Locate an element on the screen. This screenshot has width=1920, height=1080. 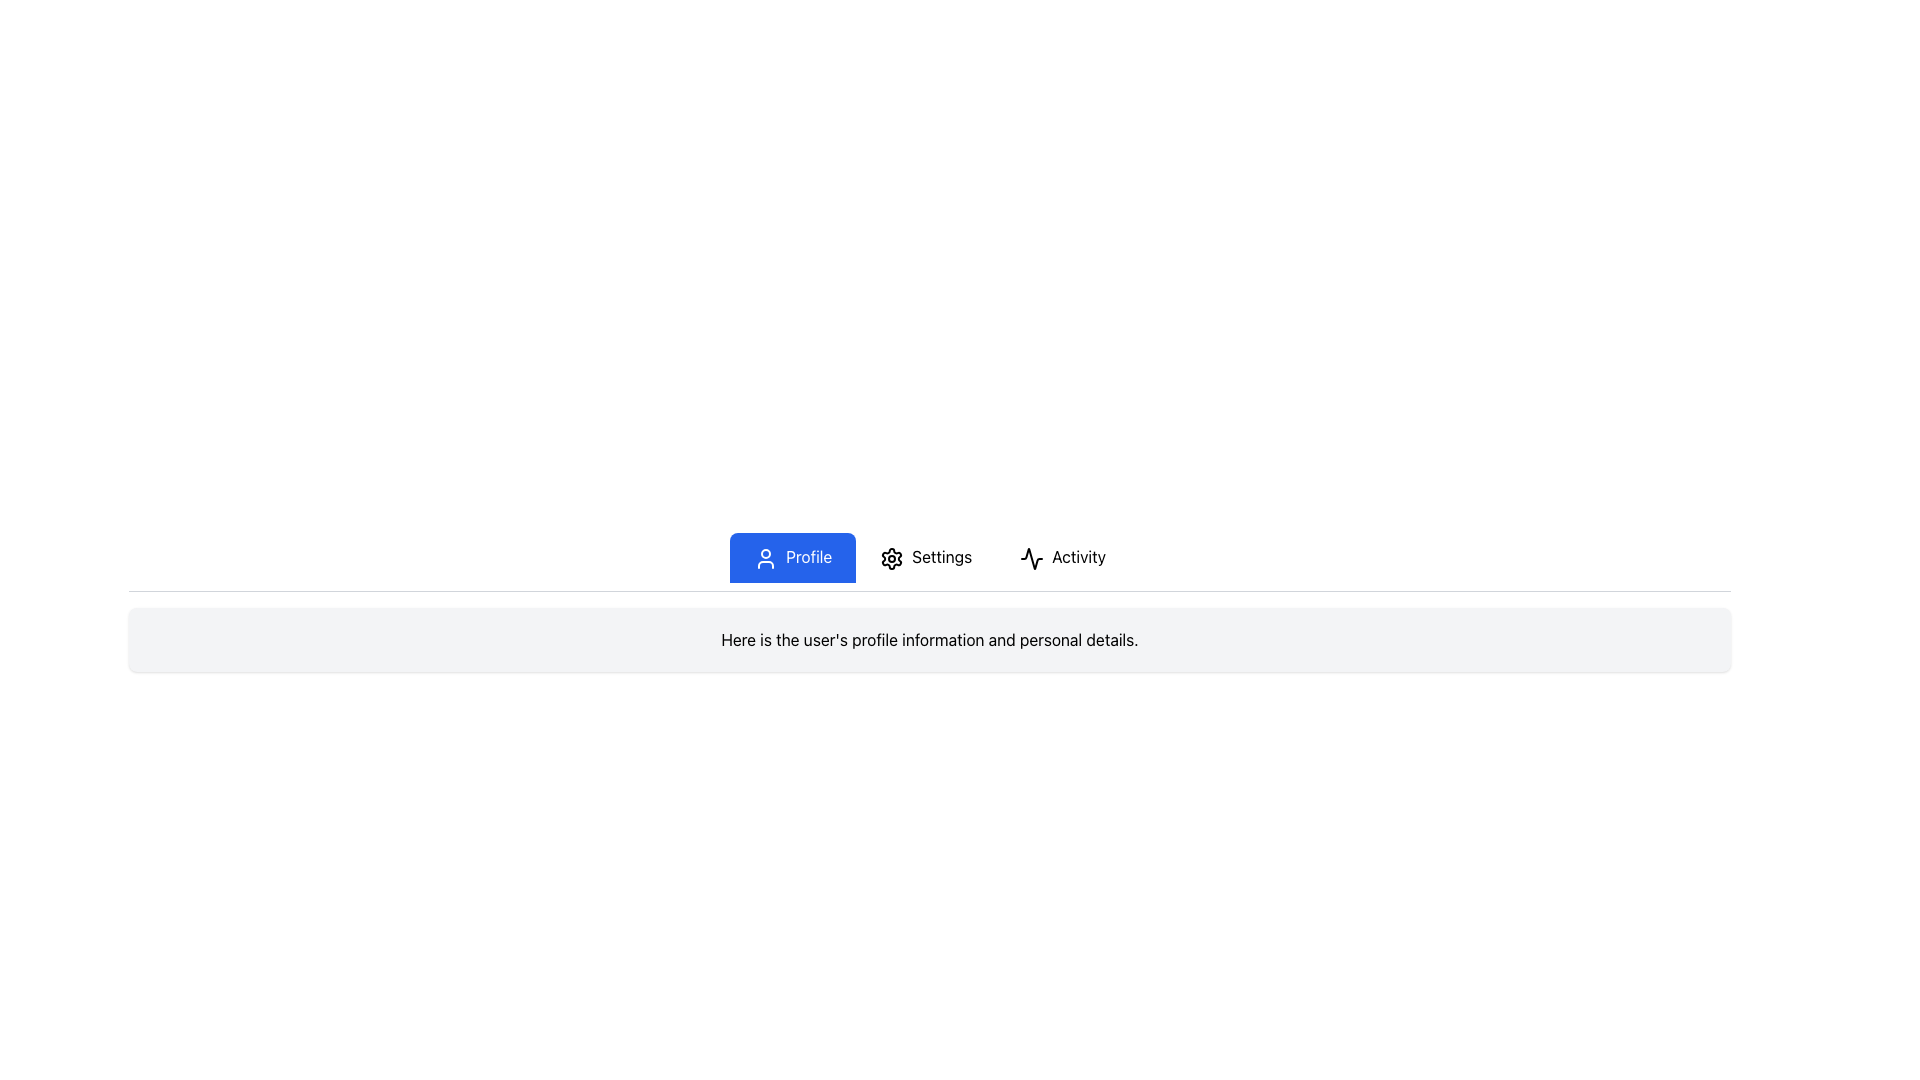
the activity analytics icon located between the 'Settings' icon and the 'Activity' label in the horizontal navigation bar is located at coordinates (1032, 558).